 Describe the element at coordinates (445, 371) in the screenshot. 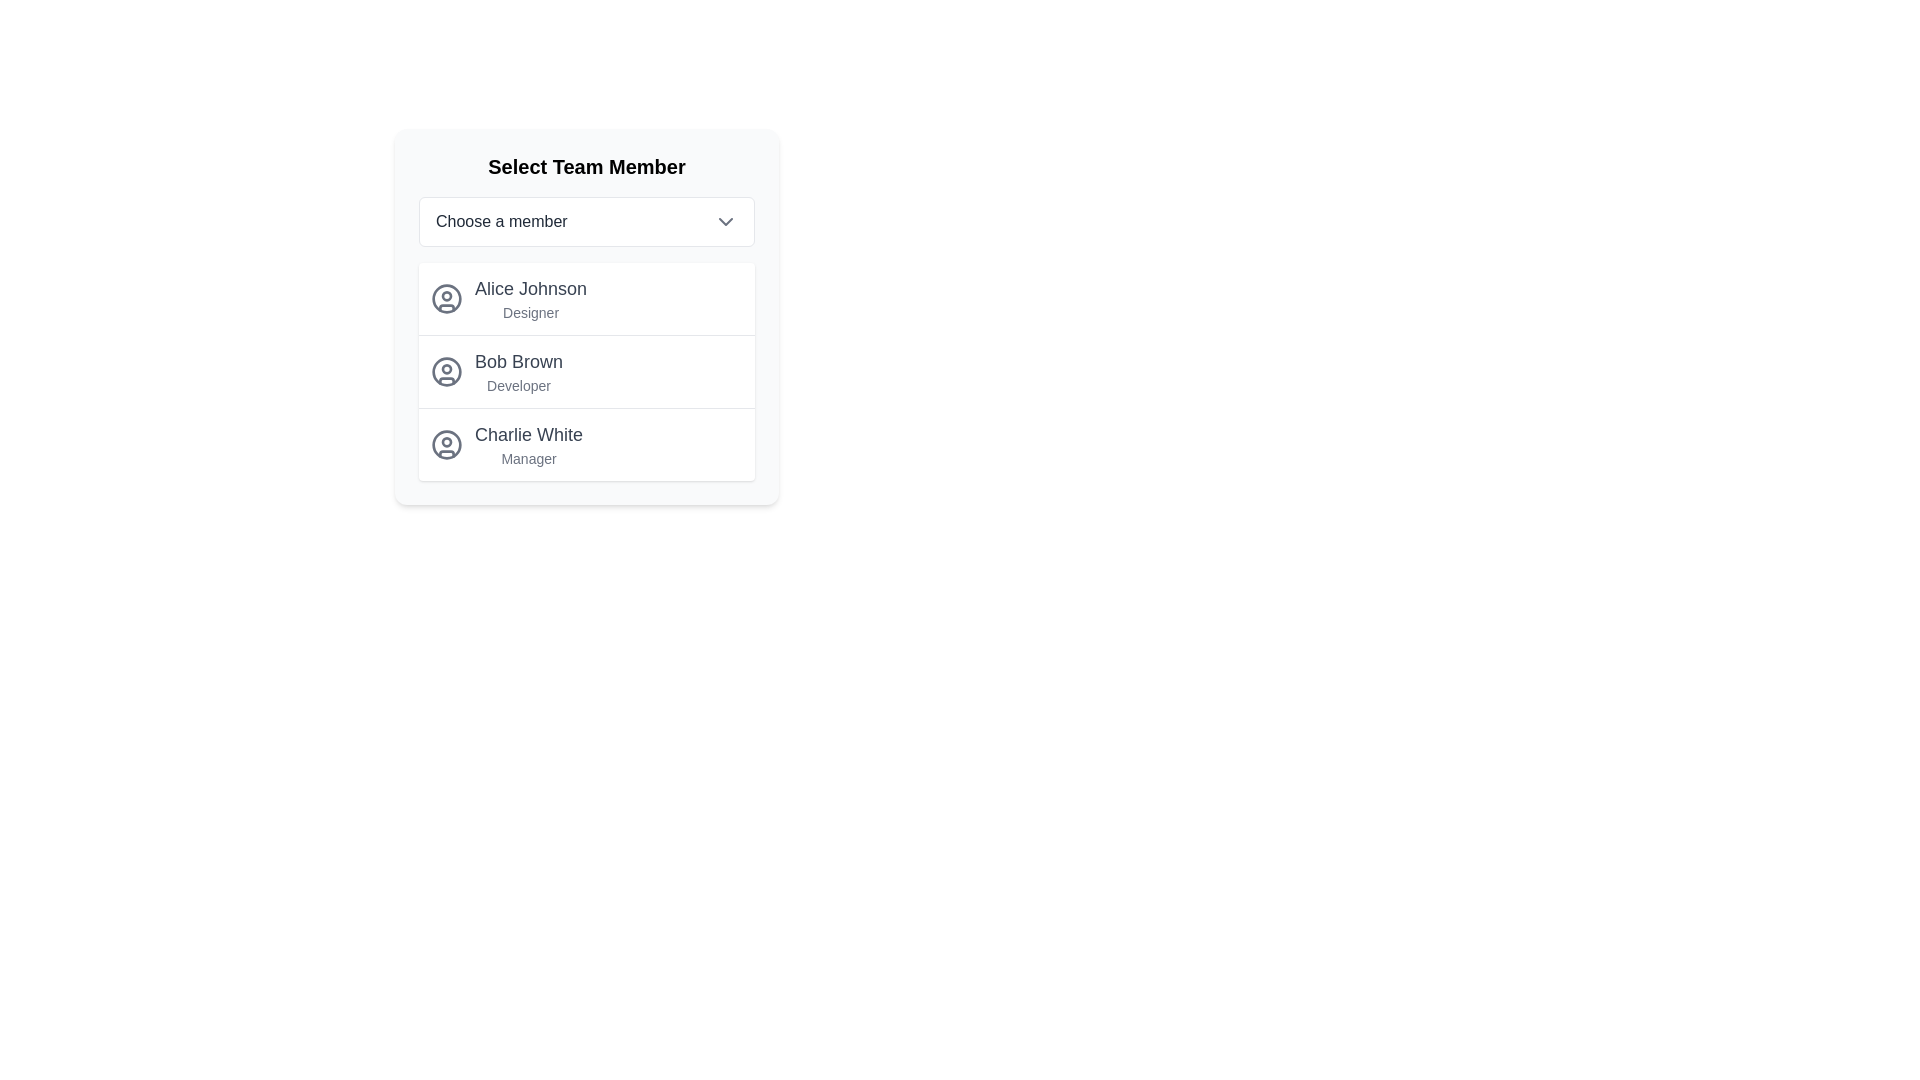

I see `the row containing the visual identifier for user 'Bob Brown', which is located in the second row beneath the header 'Select Team Member'` at that location.